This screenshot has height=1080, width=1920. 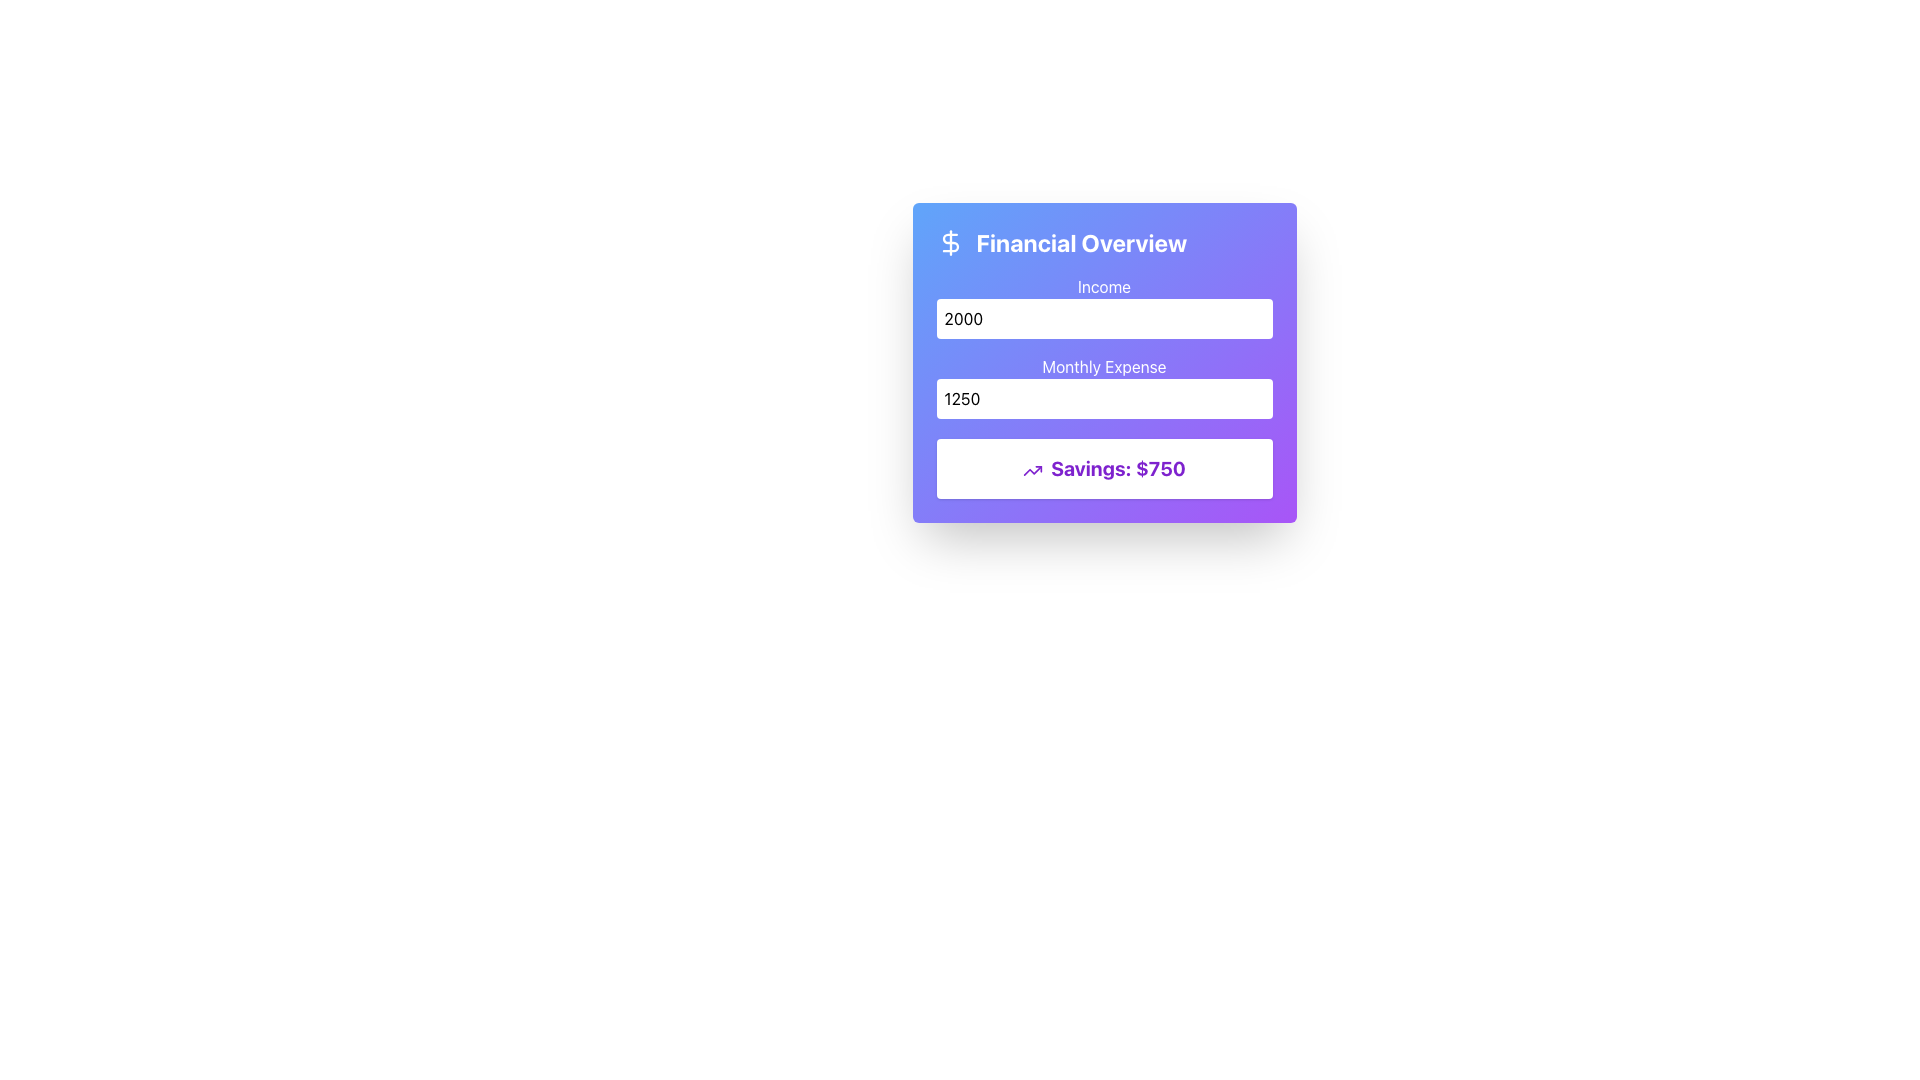 I want to click on numerical value indicating the savings amount displayed to the right of the 'Savings:' label, so click(x=1160, y=468).